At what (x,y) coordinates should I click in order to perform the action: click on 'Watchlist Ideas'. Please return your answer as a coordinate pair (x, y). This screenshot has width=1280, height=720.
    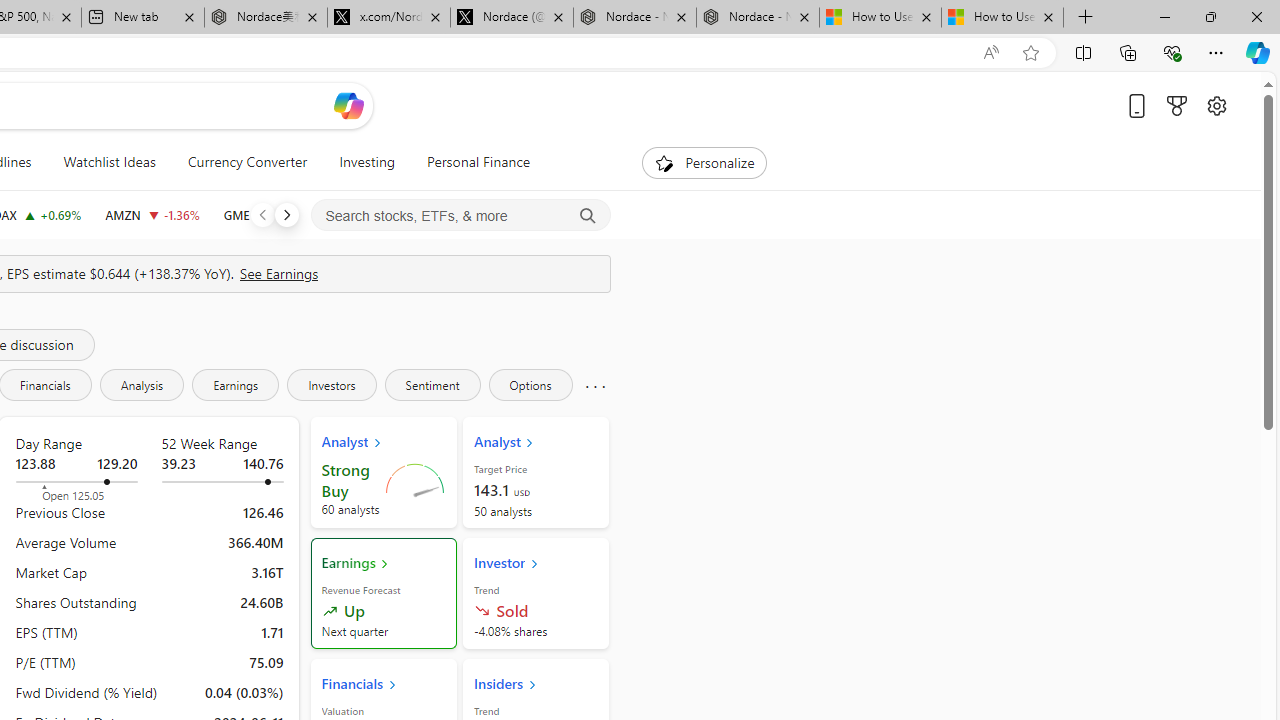
    Looking at the image, I should click on (108, 162).